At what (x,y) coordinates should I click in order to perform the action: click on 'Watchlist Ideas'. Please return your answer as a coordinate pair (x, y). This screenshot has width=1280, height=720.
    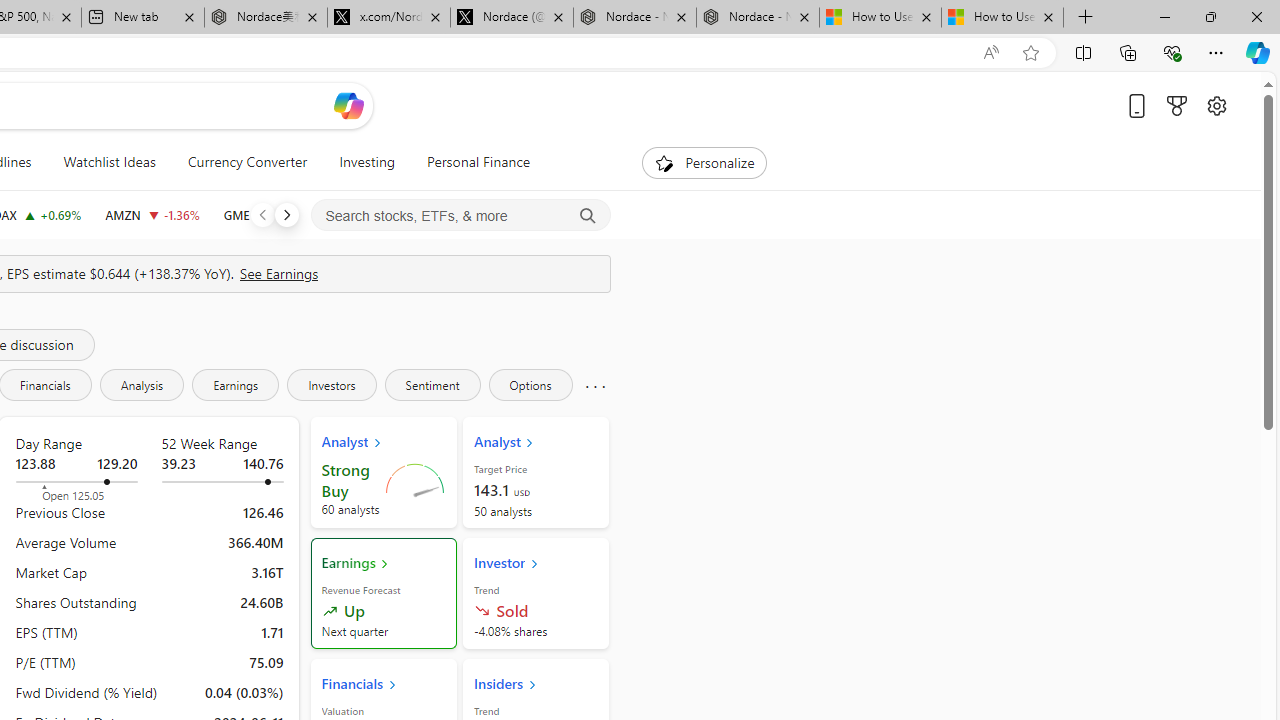
    Looking at the image, I should click on (108, 162).